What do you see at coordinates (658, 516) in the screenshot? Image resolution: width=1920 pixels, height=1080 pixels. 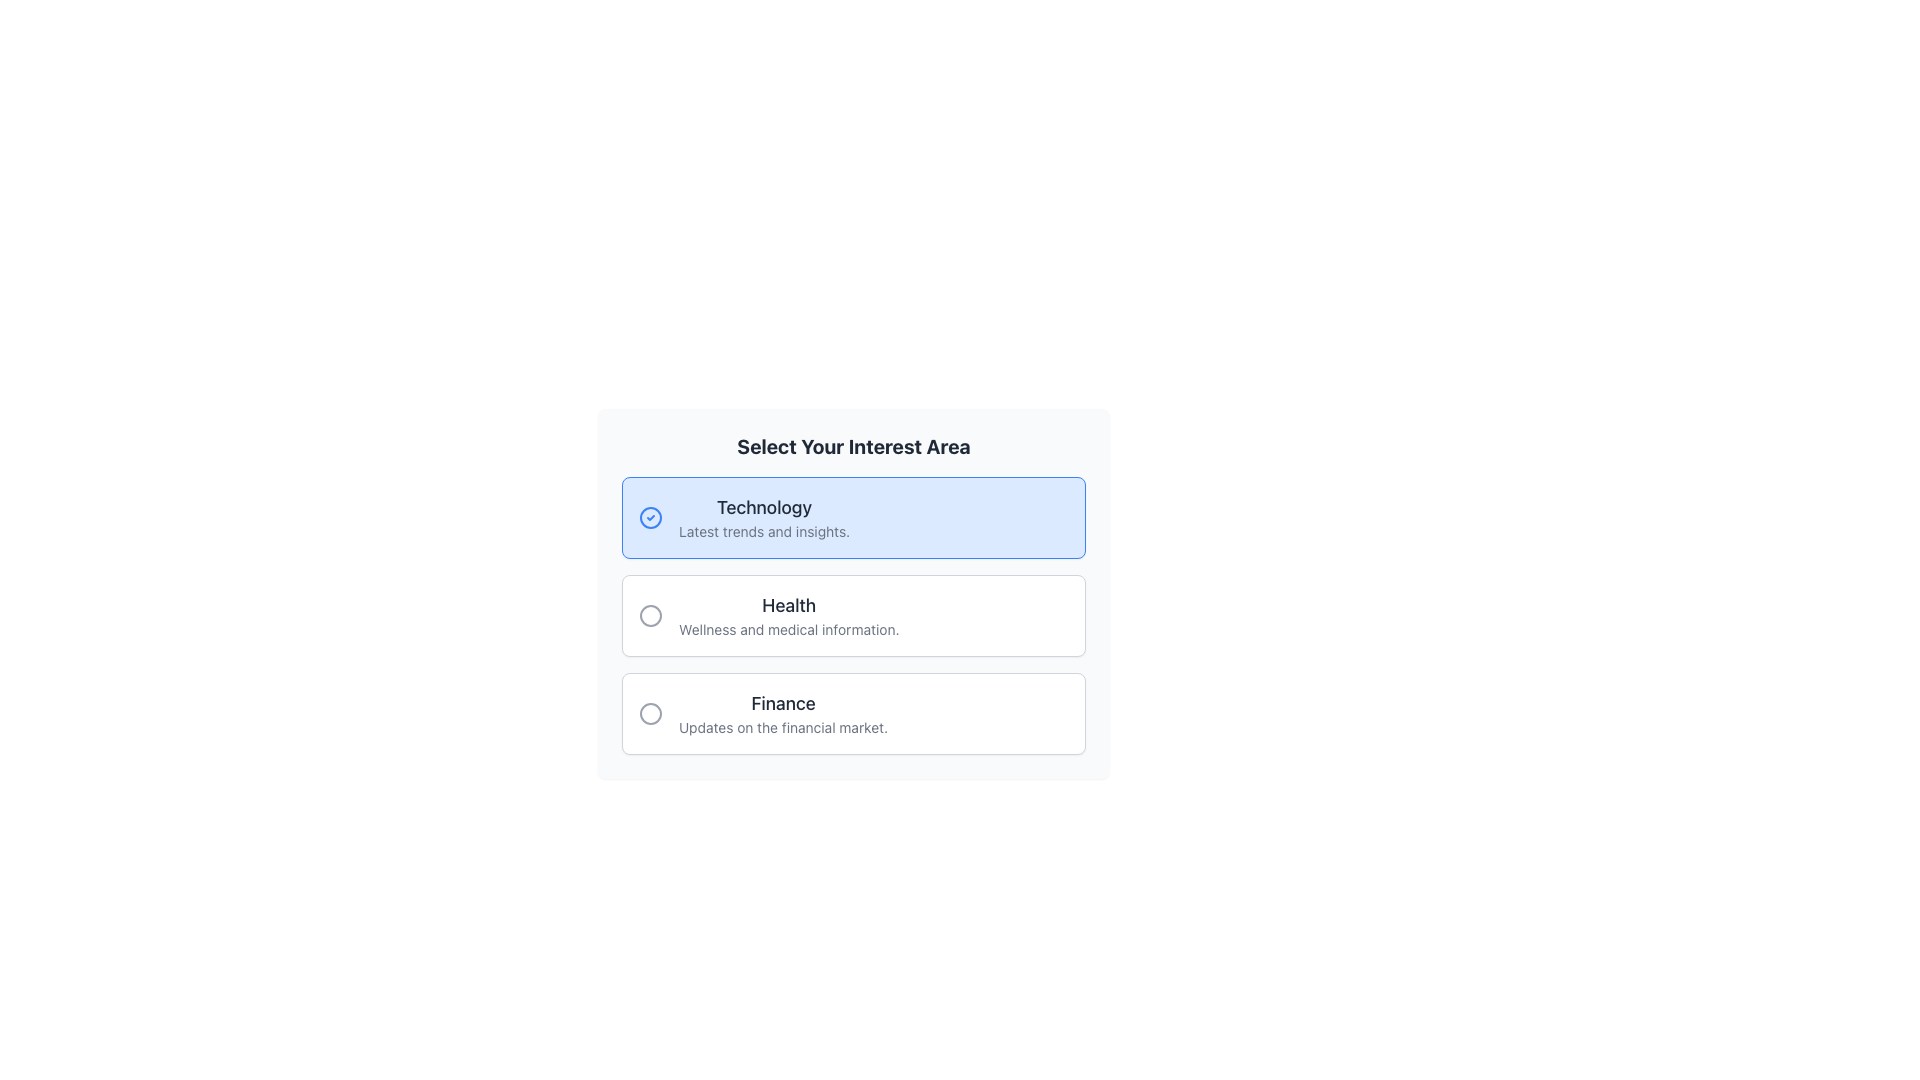 I see `the circular blue icon representing the selection state of the 'Technology' option` at bounding box center [658, 516].